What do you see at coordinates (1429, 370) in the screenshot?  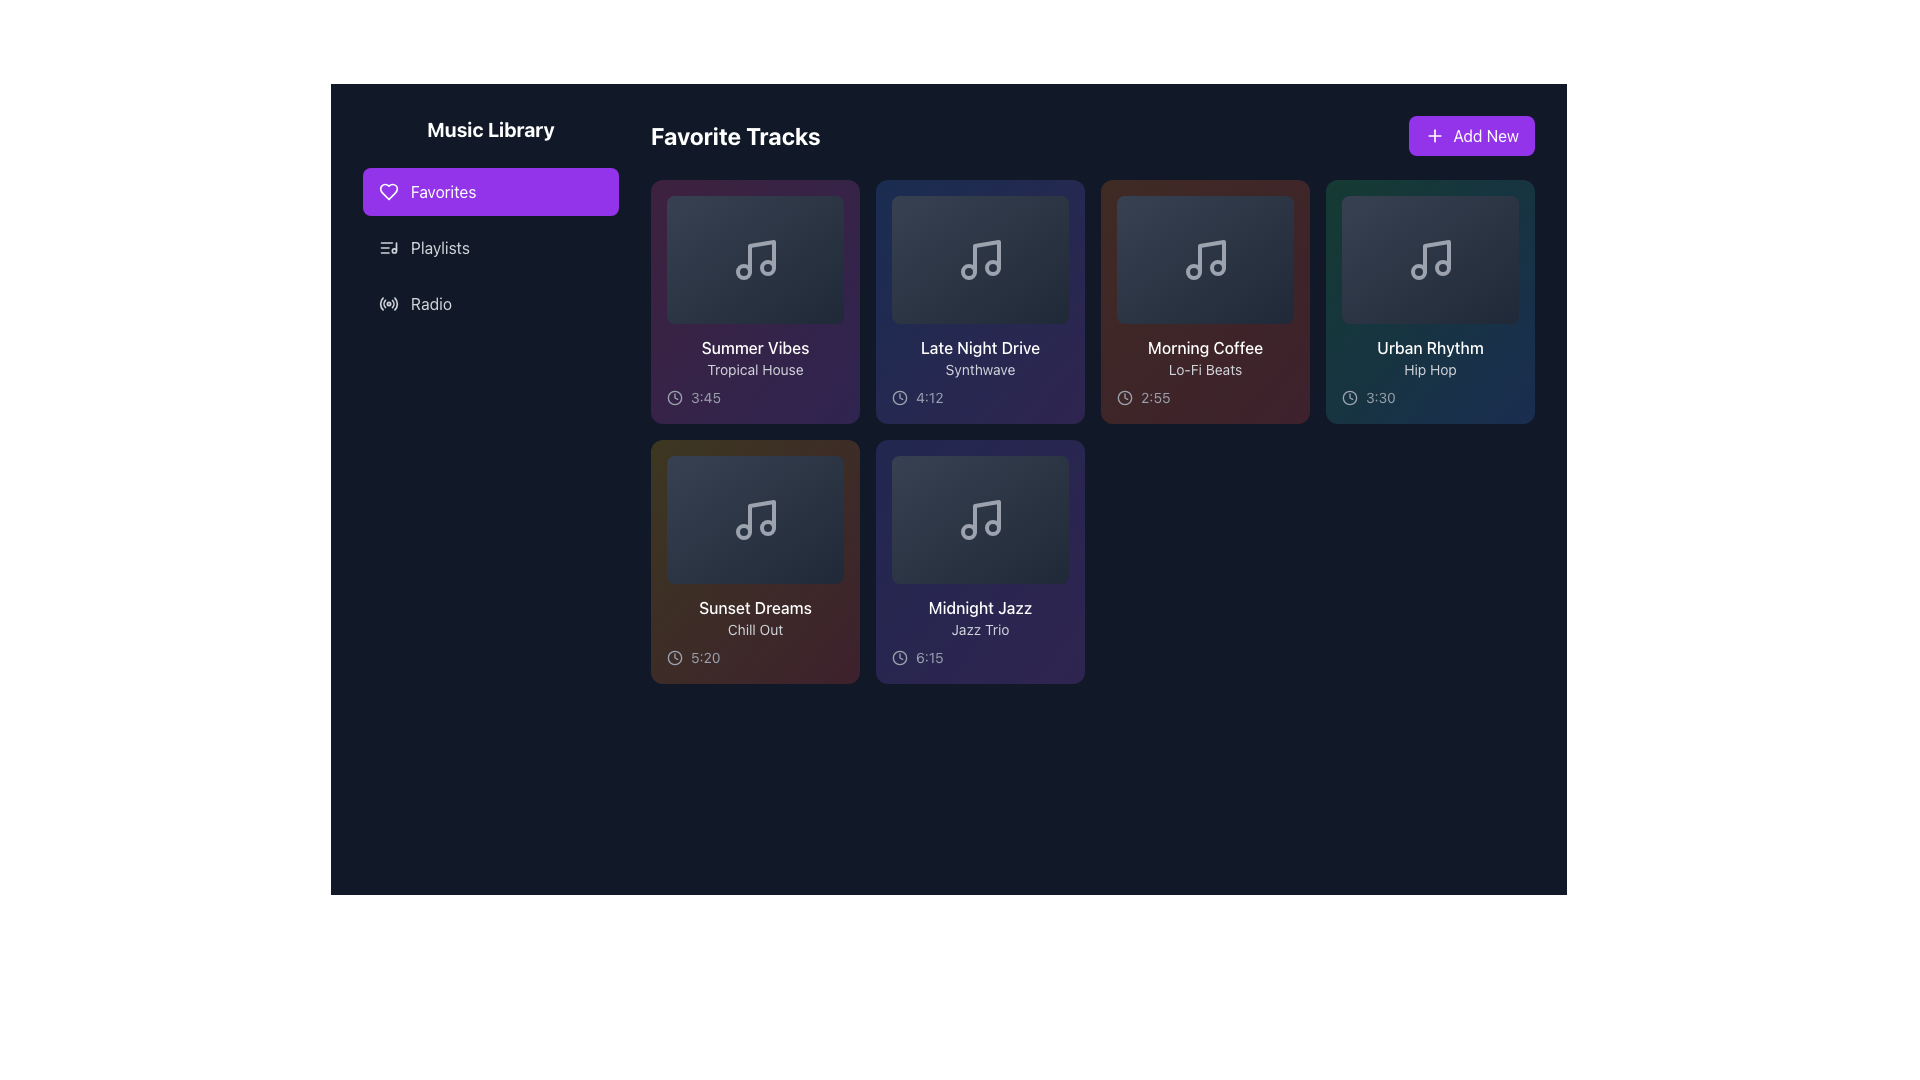 I see `the static text label that indicates the genre of the associated music item, located under 'Urban Rhythm' in the 'Favorite Tracks' section` at bounding box center [1429, 370].